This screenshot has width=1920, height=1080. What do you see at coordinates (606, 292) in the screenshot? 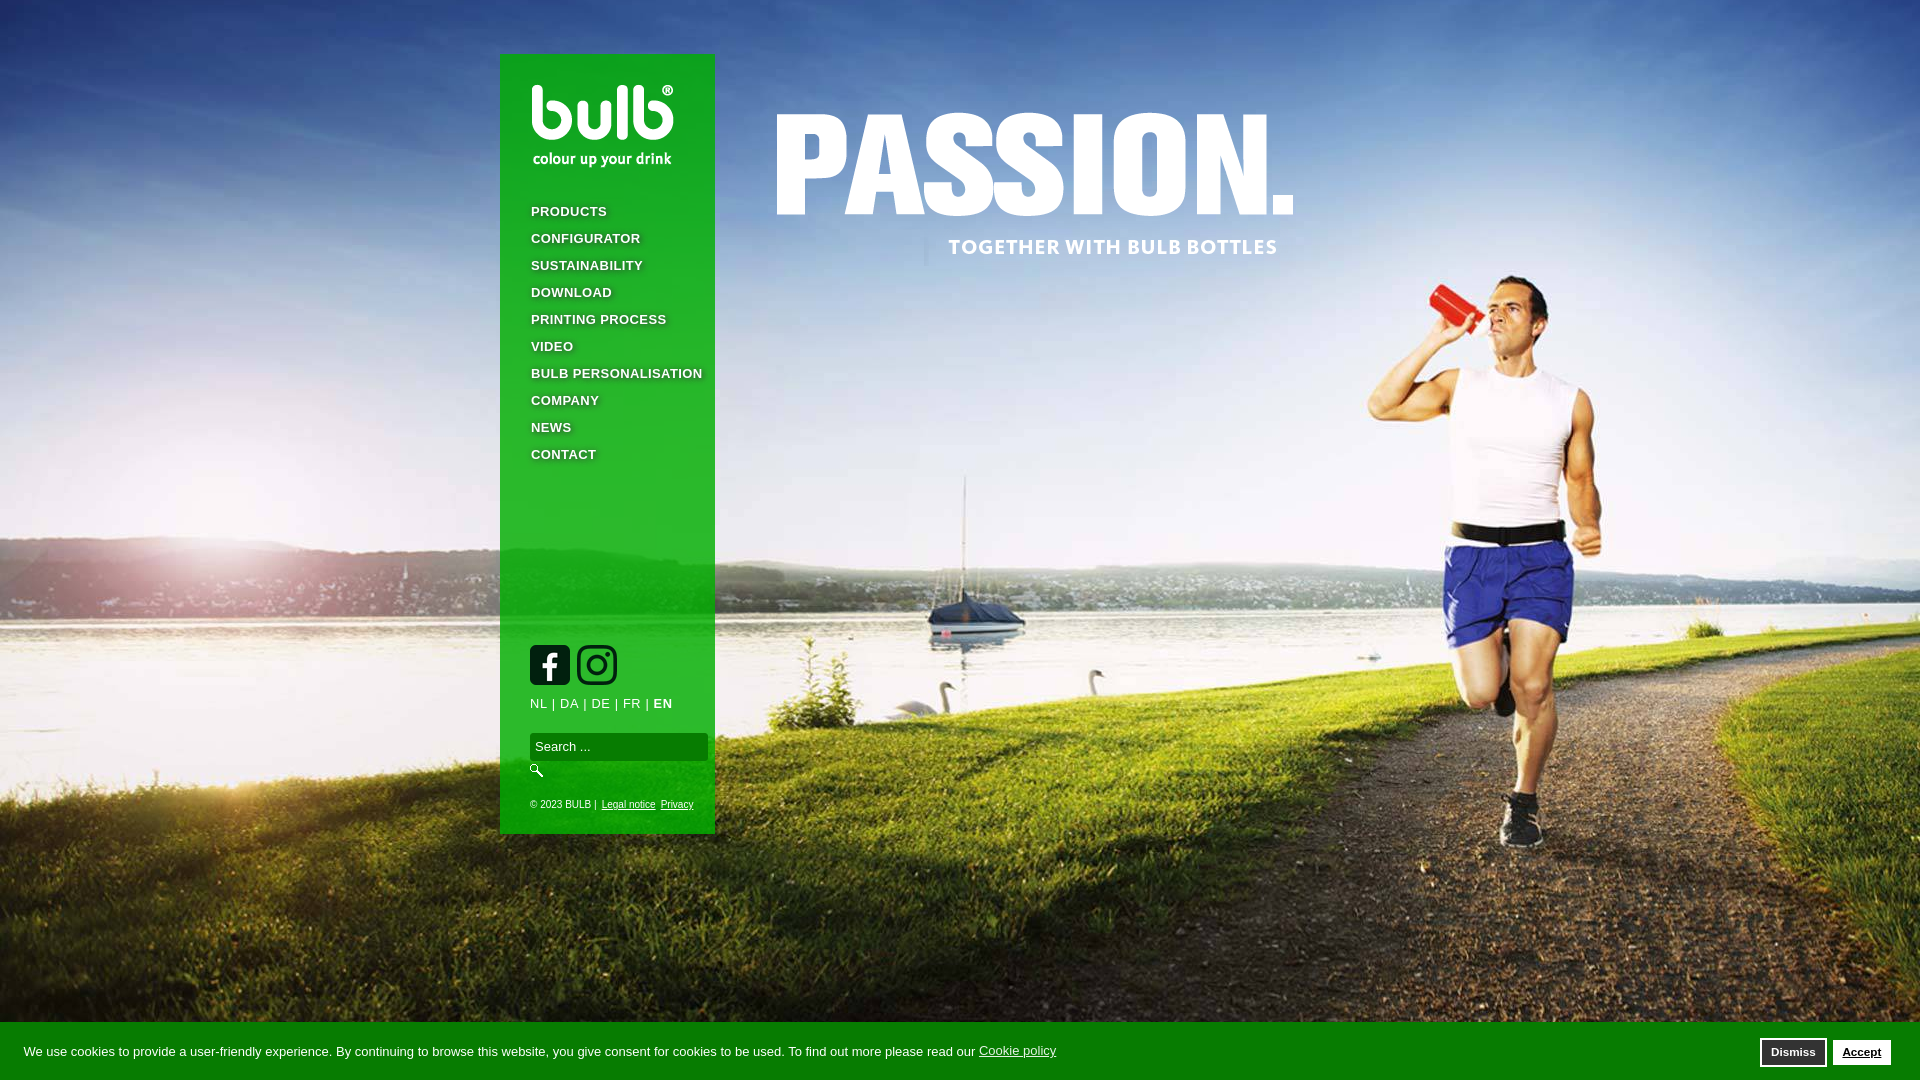
I see `'DOWNLOAD'` at bounding box center [606, 292].